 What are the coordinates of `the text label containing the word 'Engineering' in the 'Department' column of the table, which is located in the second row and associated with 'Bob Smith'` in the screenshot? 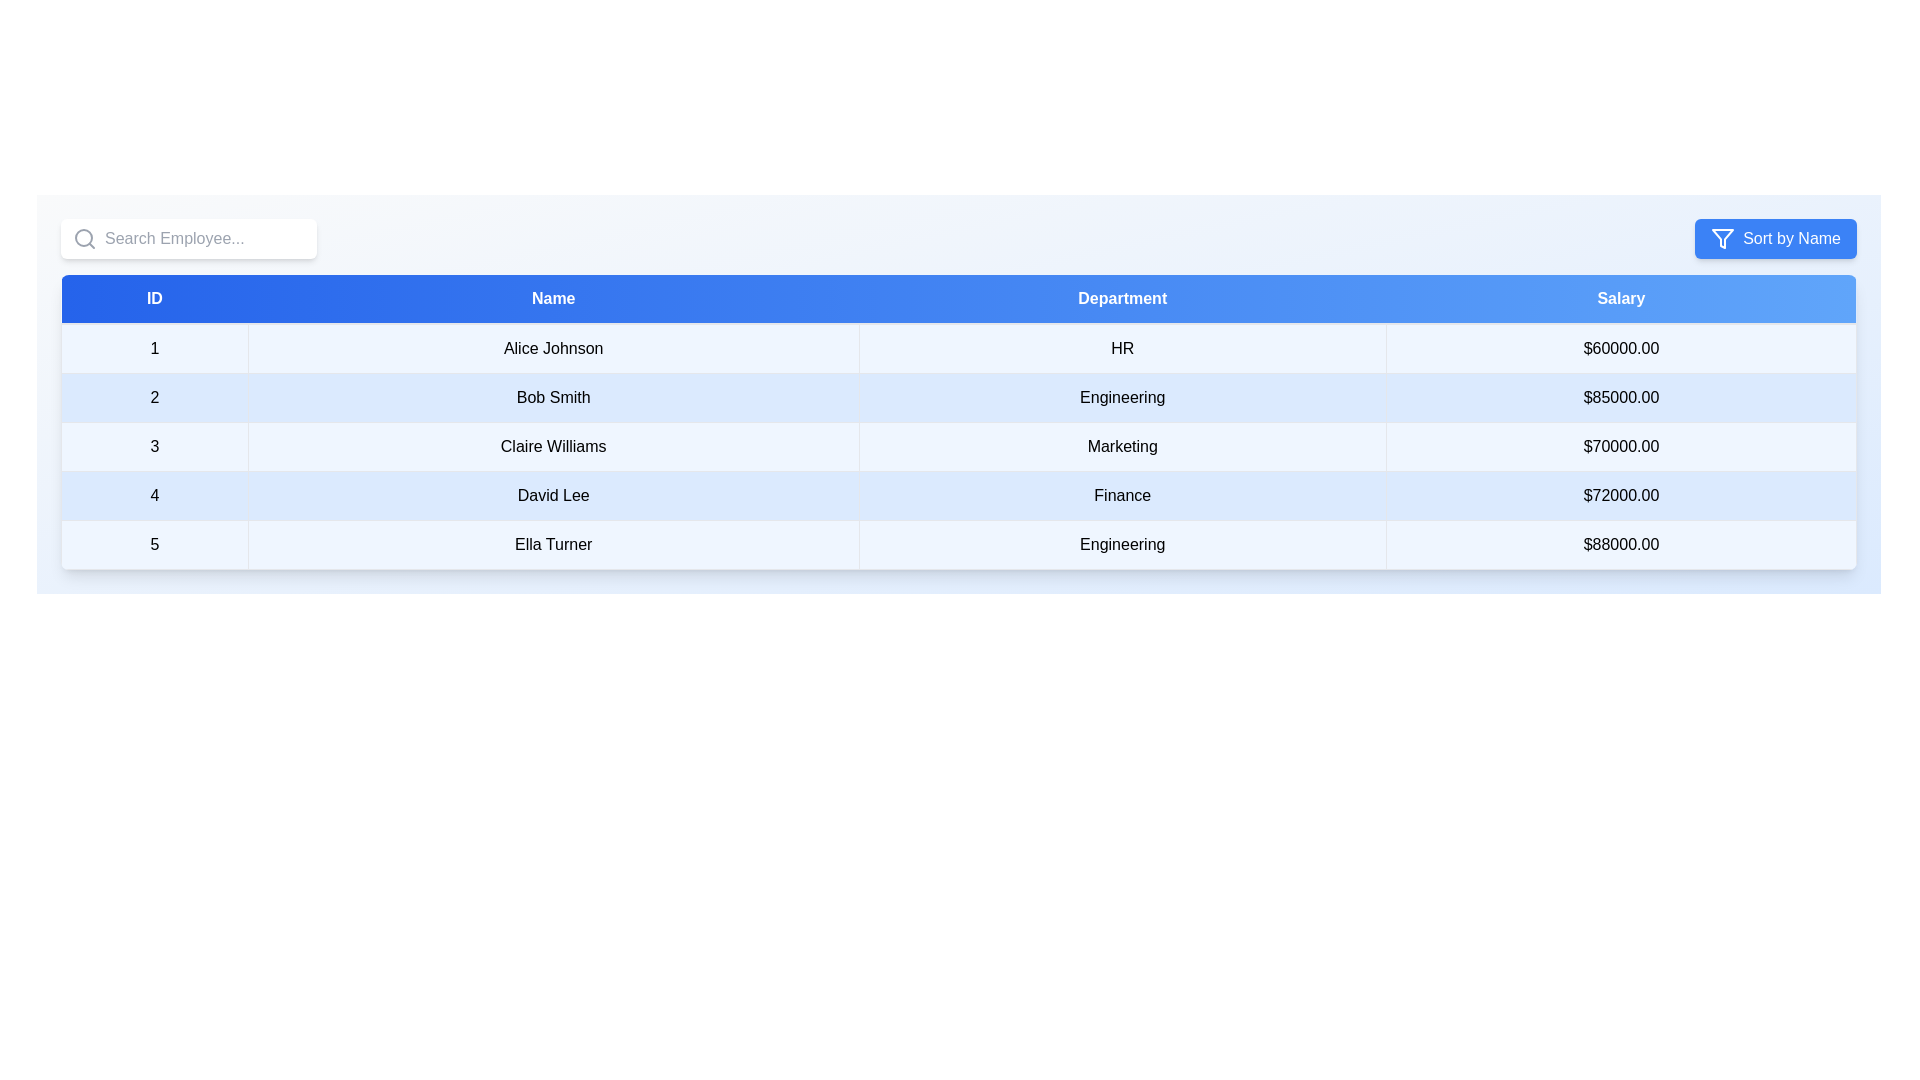 It's located at (1122, 397).